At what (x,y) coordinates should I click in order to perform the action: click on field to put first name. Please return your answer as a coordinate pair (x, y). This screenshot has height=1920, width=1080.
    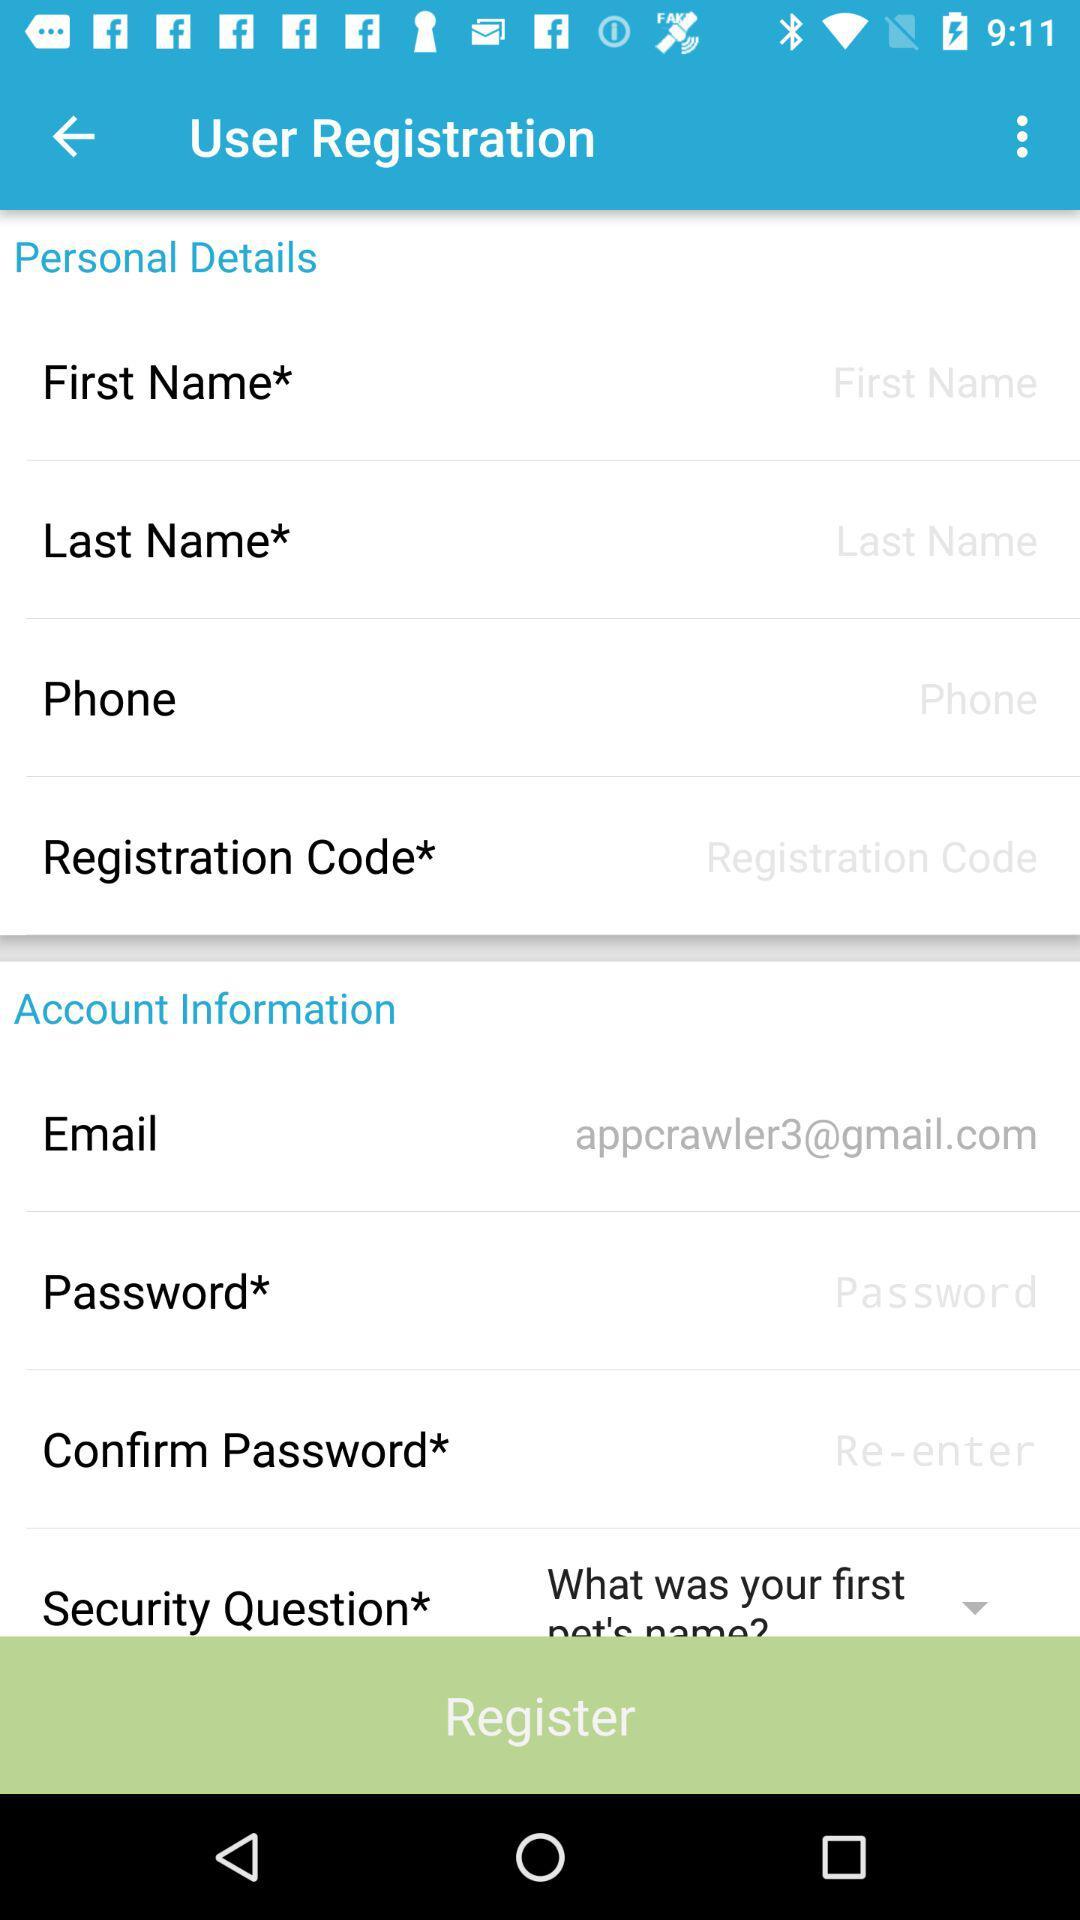
    Looking at the image, I should click on (791, 380).